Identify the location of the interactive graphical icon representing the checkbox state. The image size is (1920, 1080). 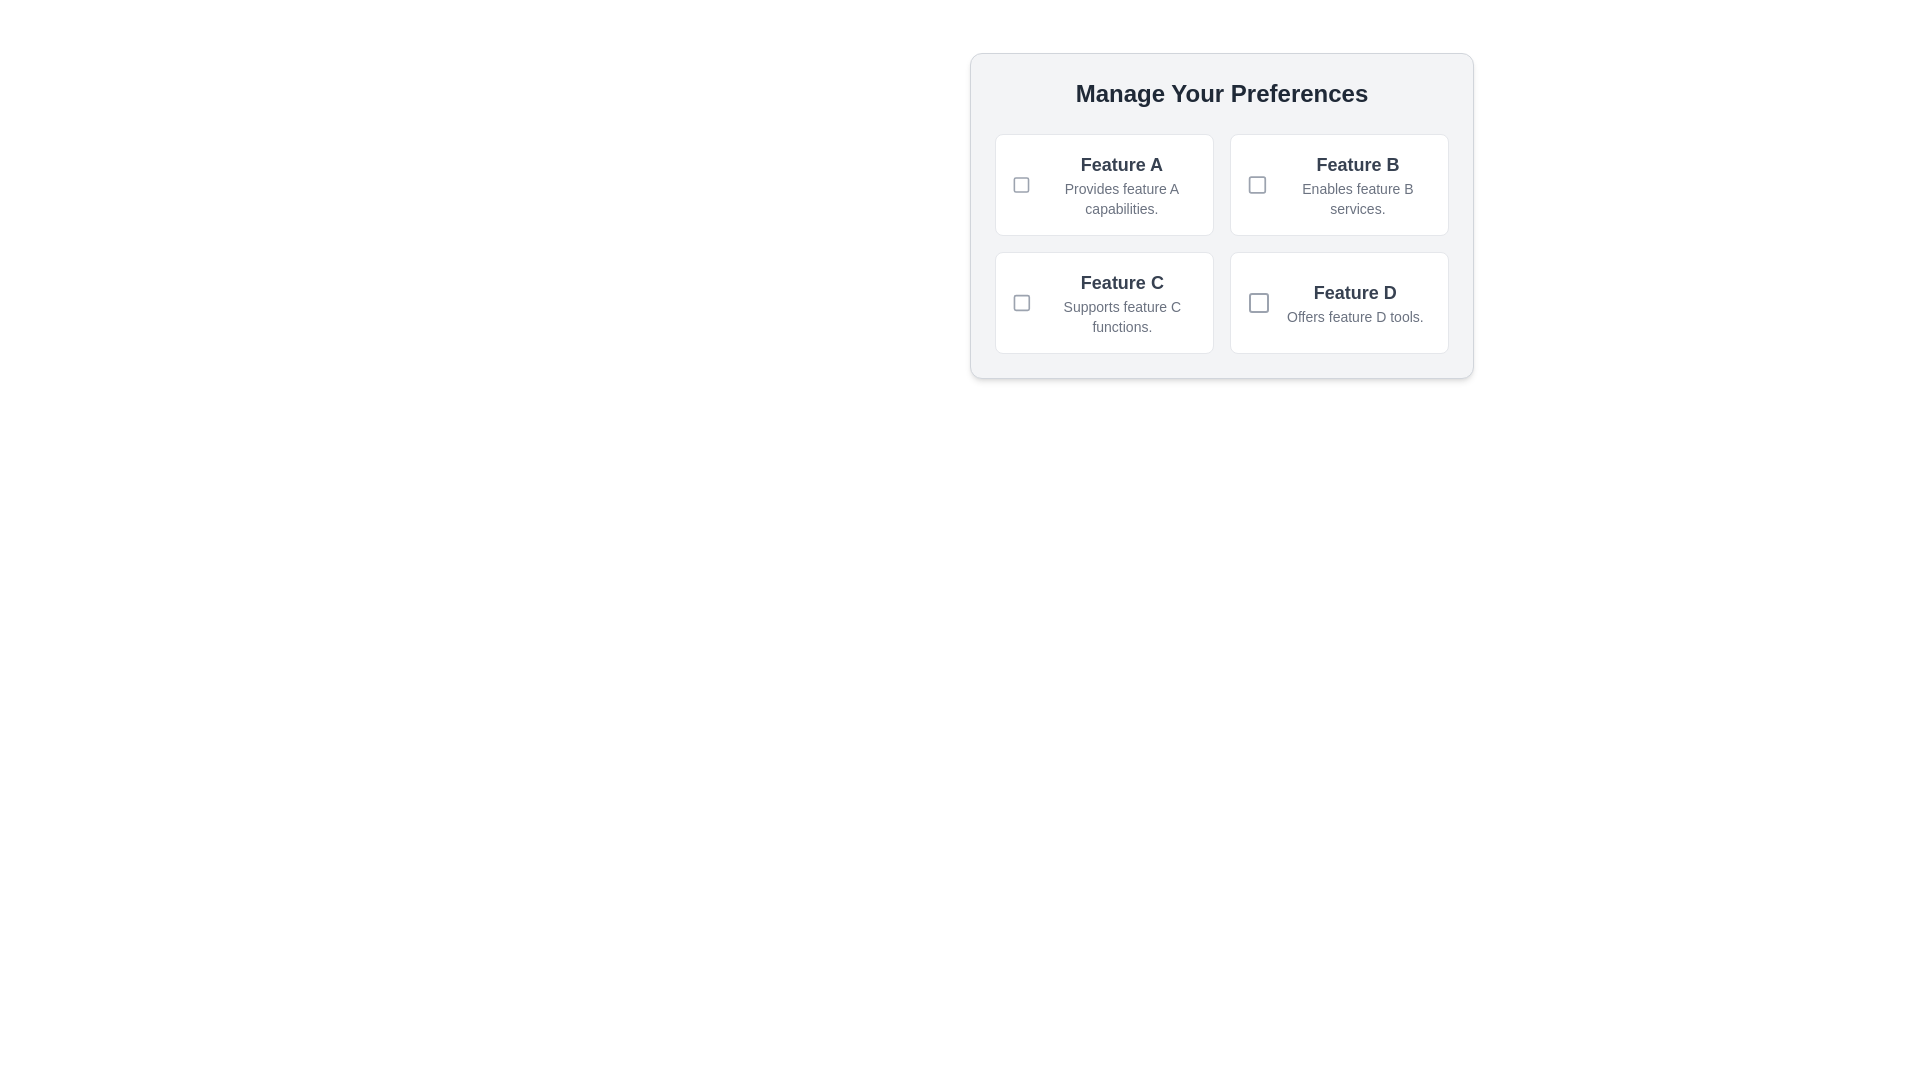
(1256, 185).